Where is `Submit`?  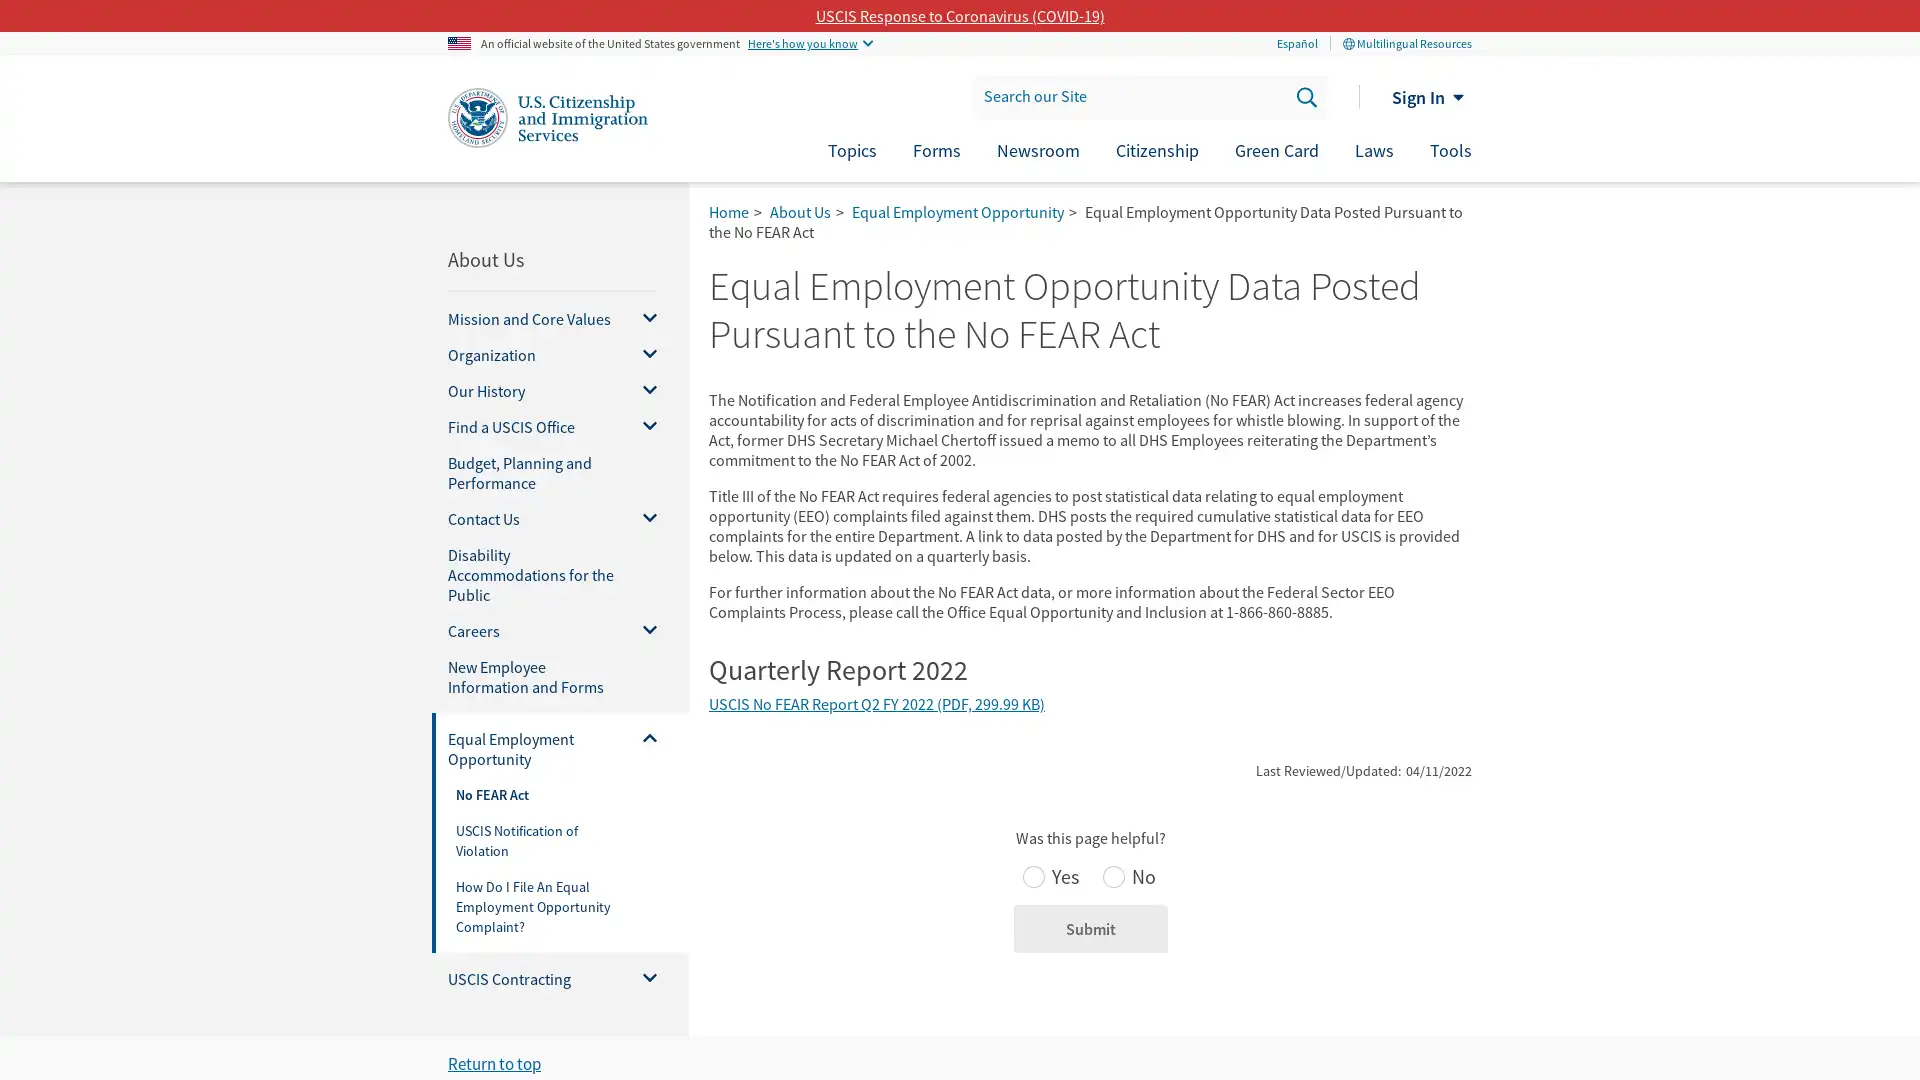
Submit is located at coordinates (1088, 929).